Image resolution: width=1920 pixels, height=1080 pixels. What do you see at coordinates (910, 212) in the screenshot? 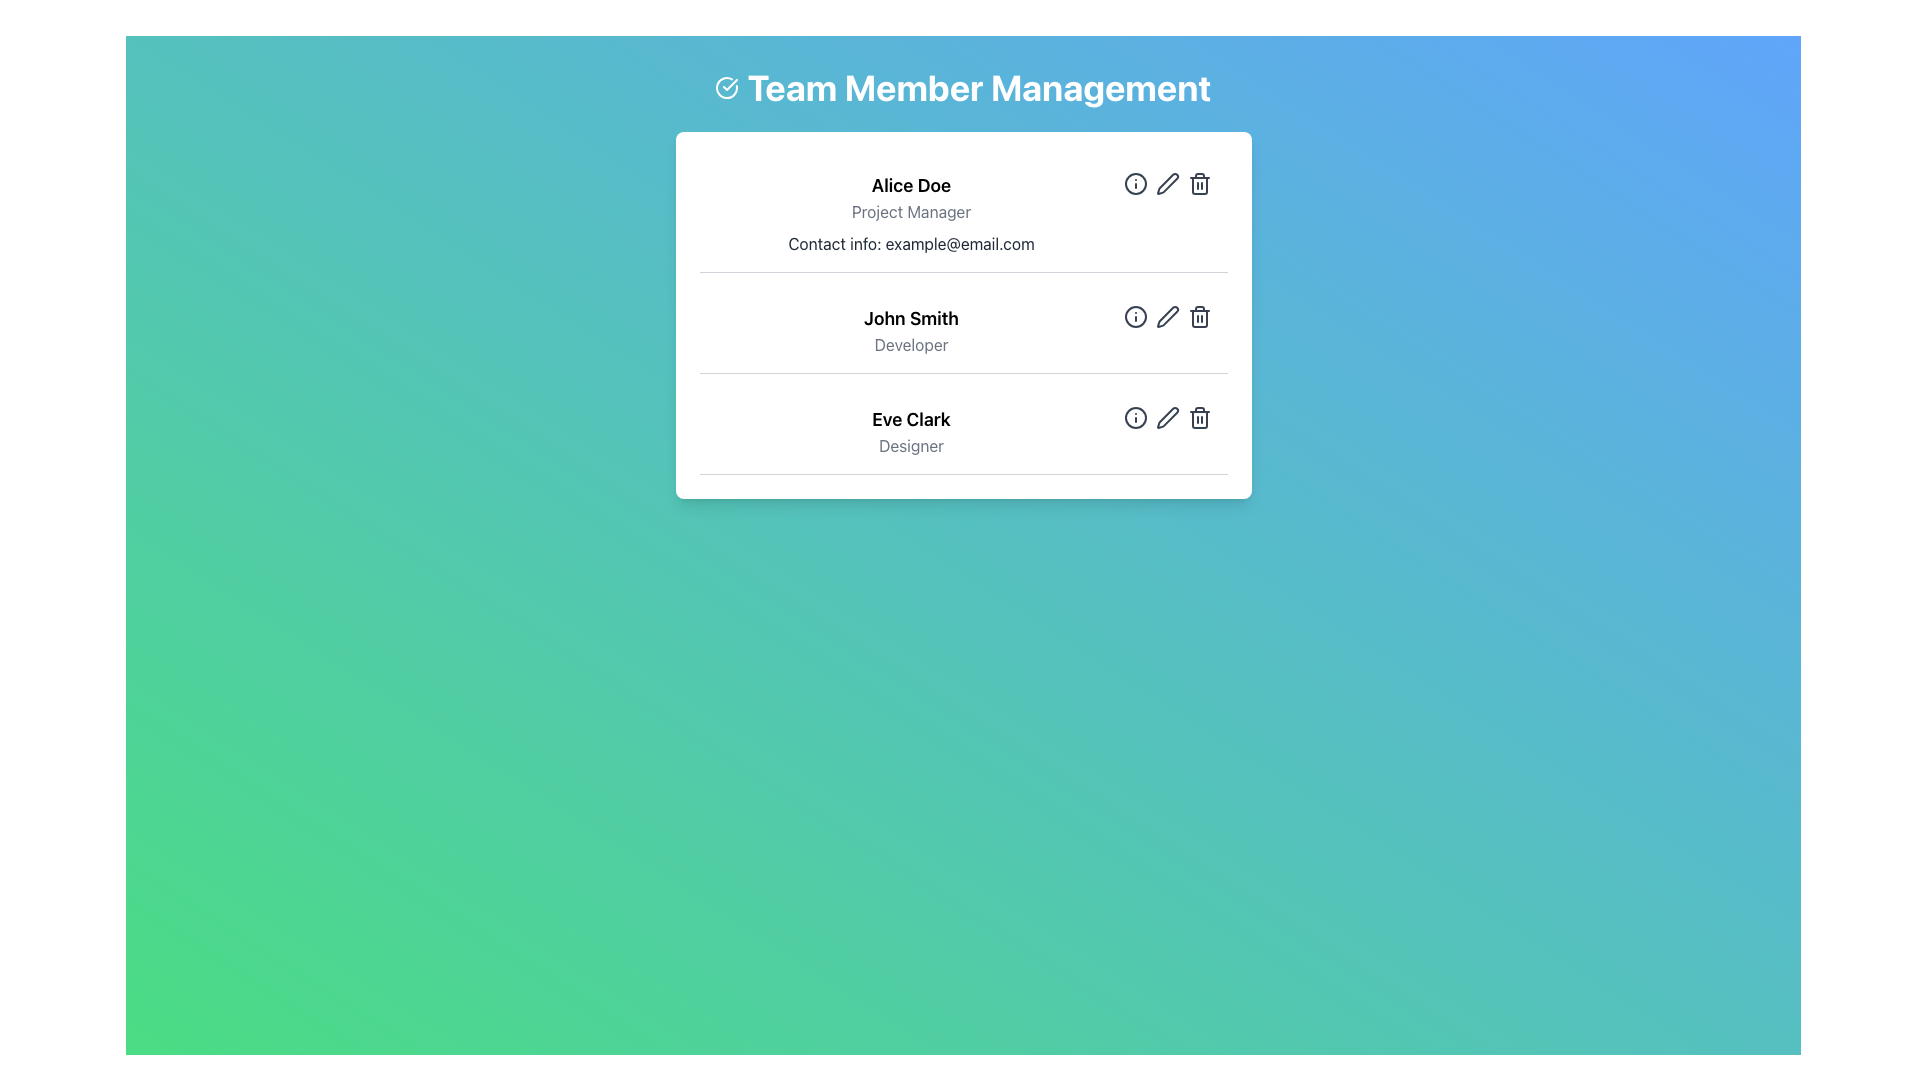
I see `the text label 'Project Manager' displayed in gray font, located below 'Alice Doe' within the card layout` at bounding box center [910, 212].